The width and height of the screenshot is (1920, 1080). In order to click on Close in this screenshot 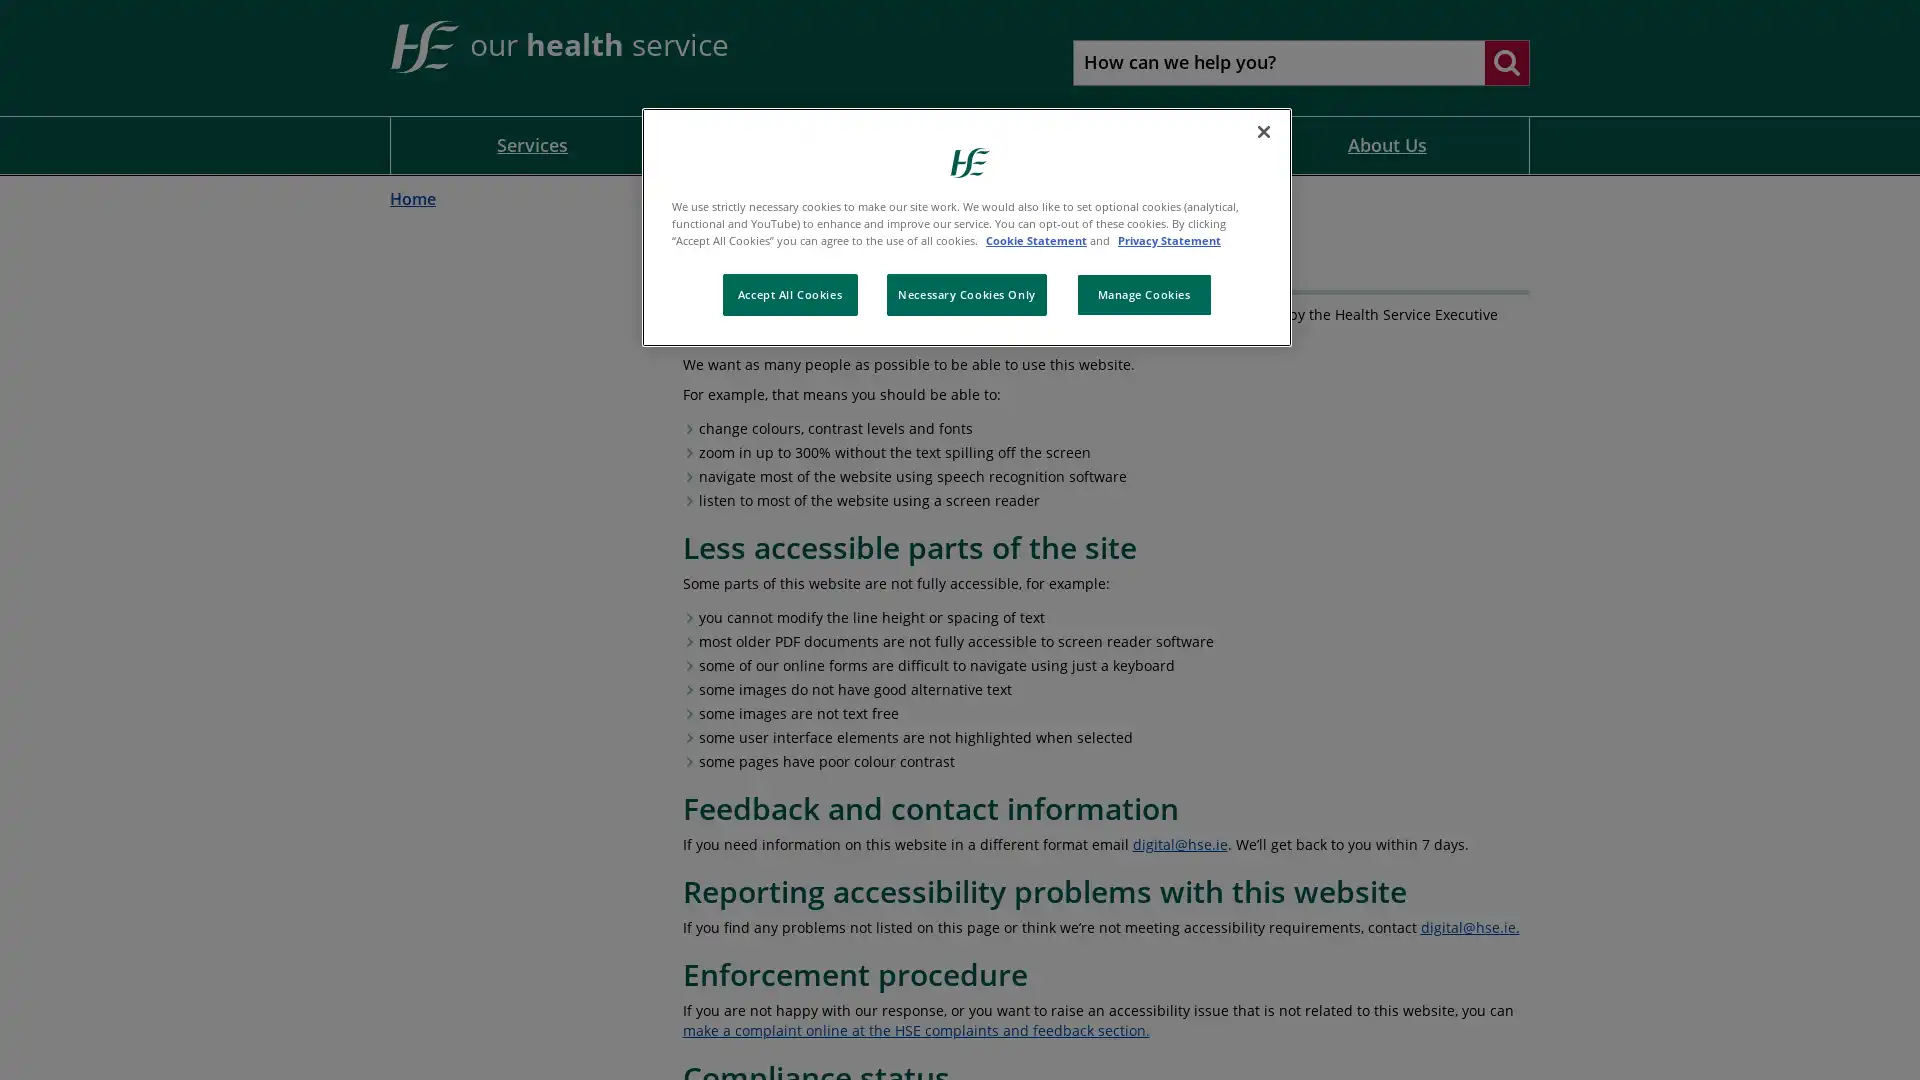, I will do `click(1262, 131)`.